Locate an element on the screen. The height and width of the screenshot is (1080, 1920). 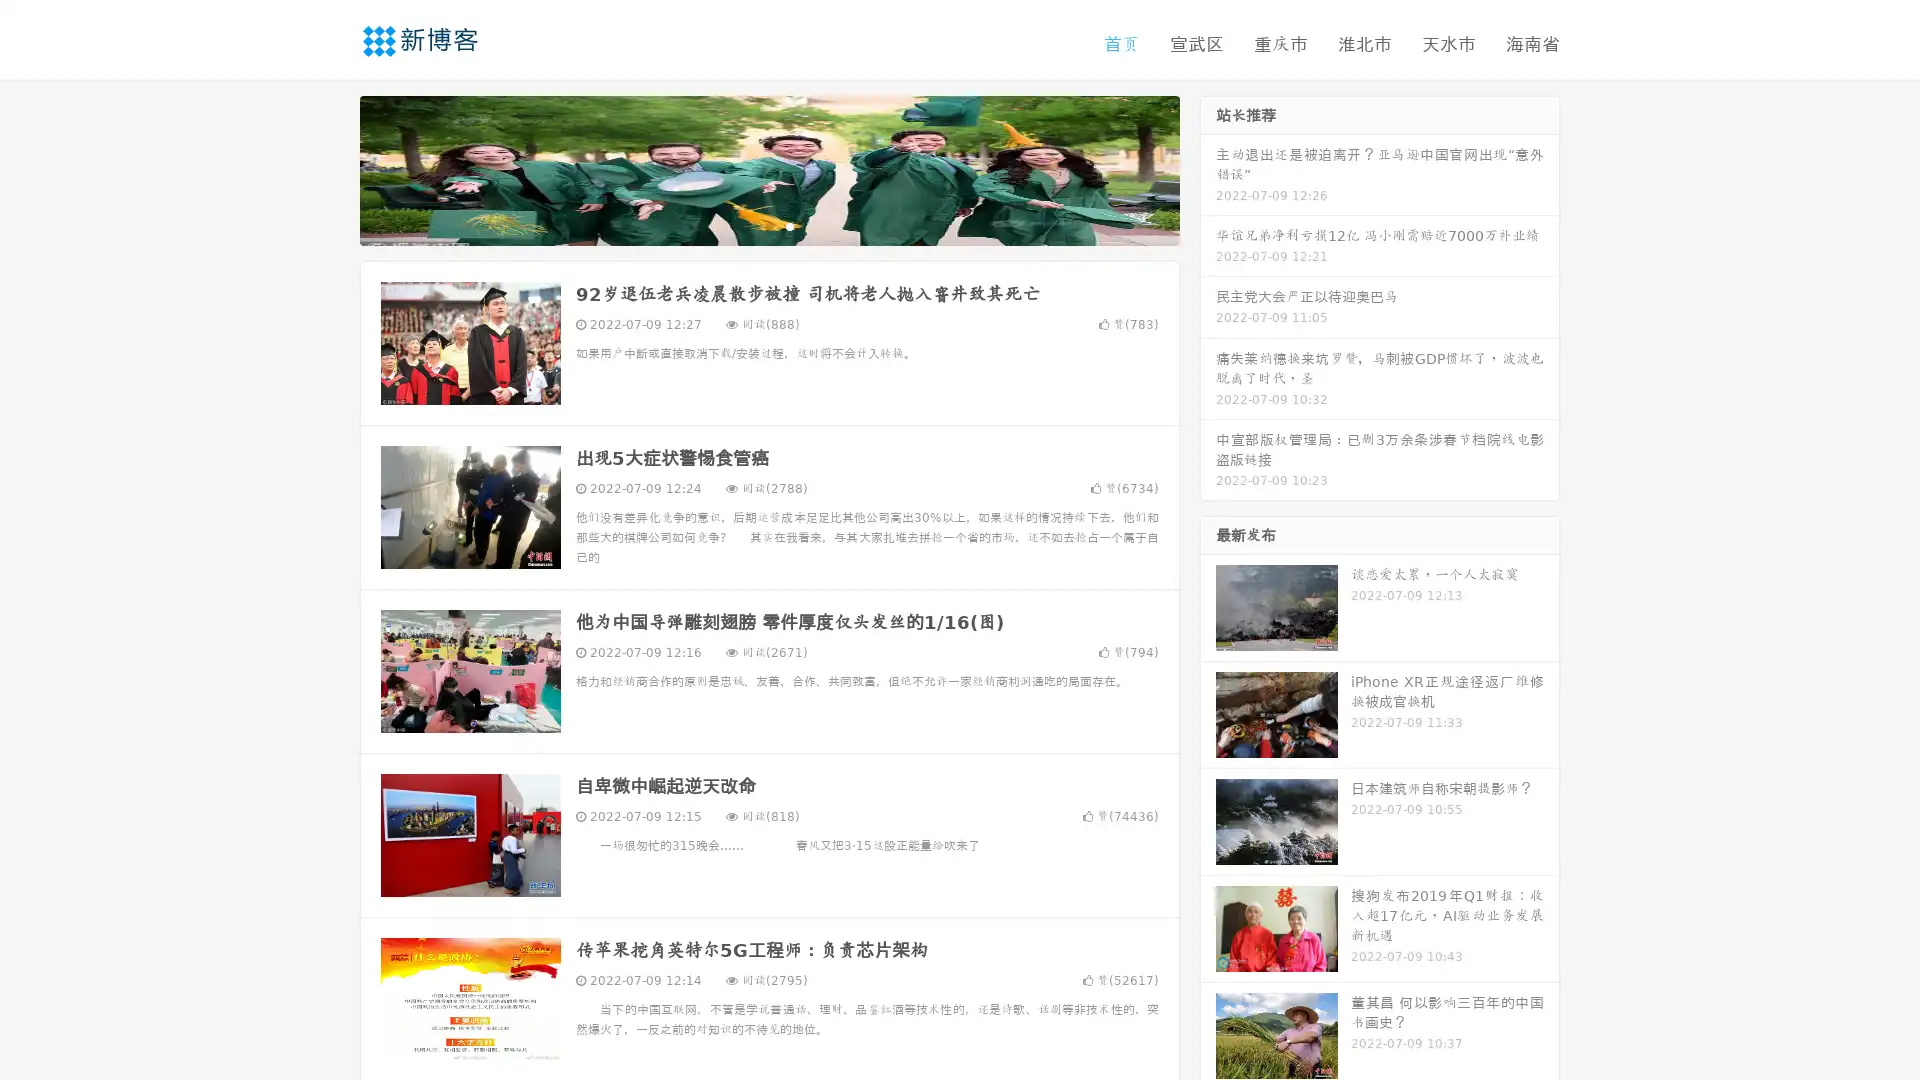
Go to slide 2 is located at coordinates (768, 225).